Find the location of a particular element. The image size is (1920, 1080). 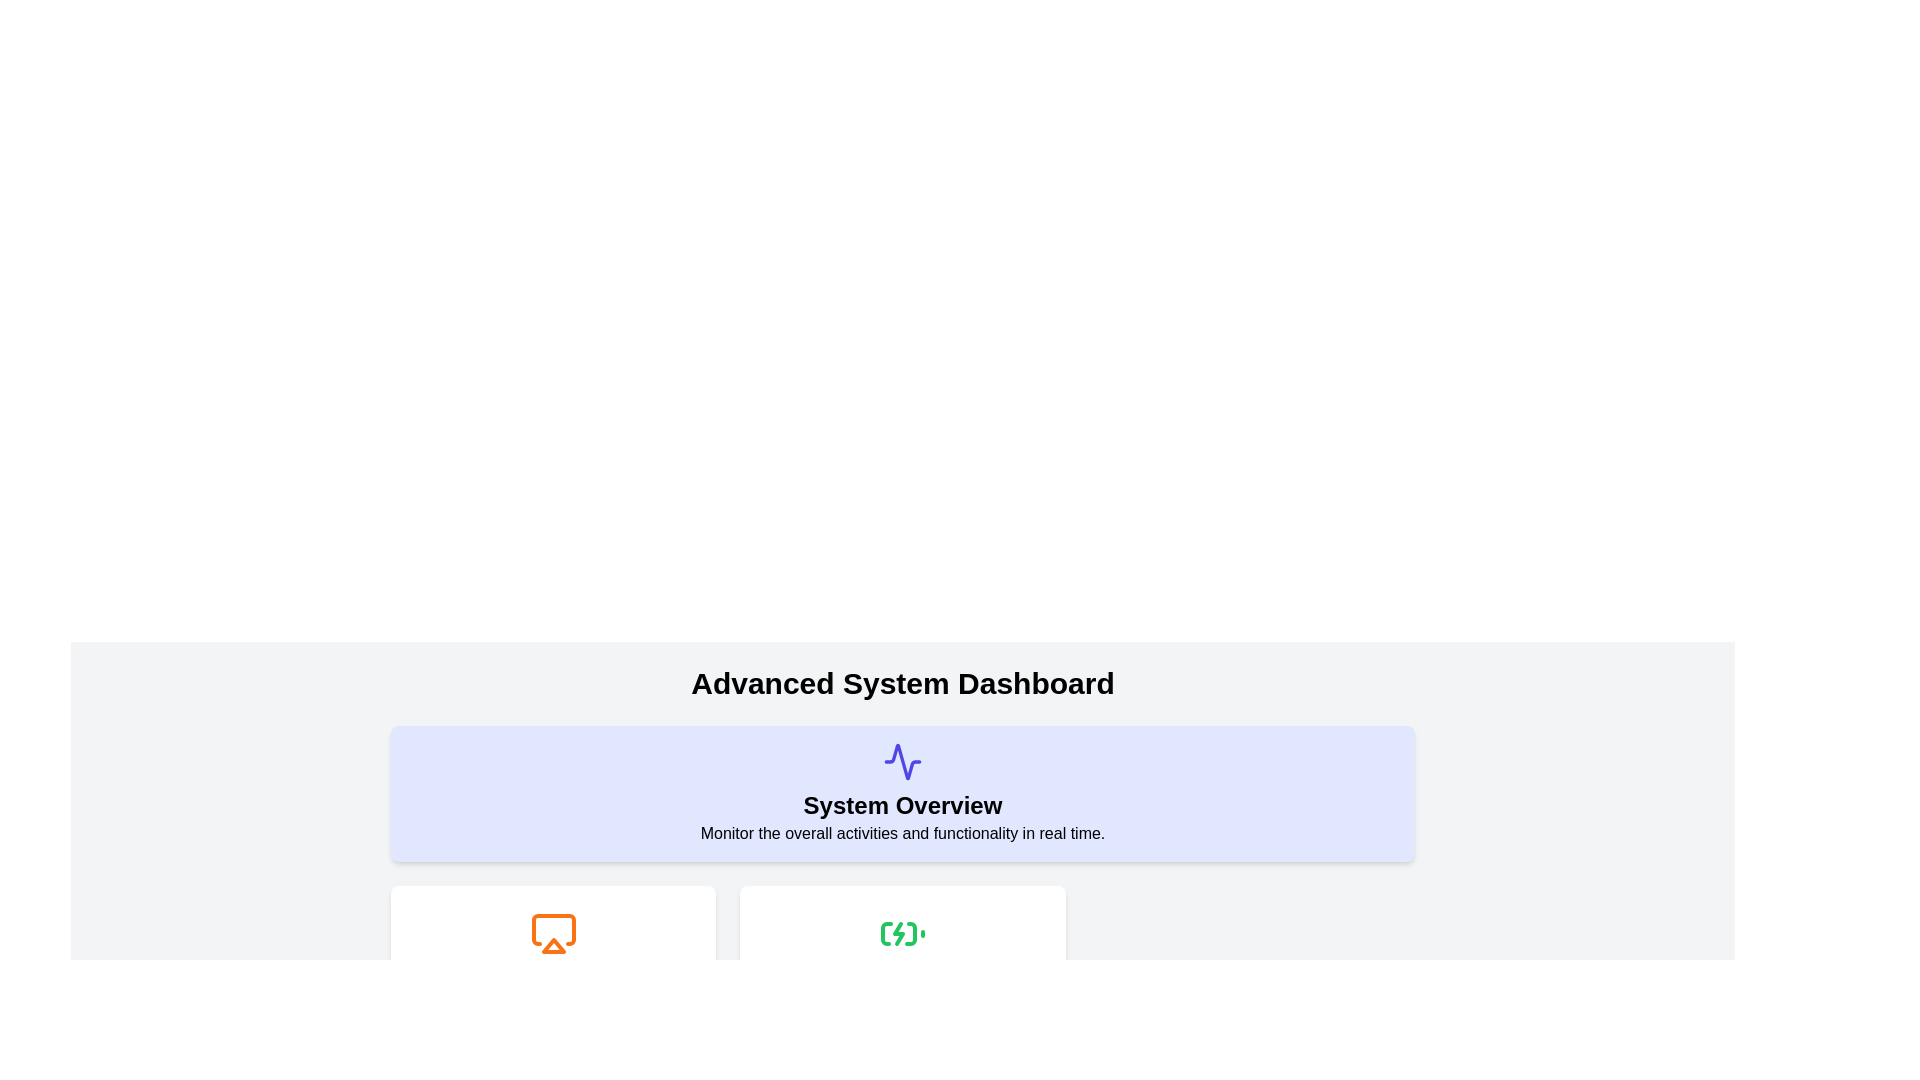

the icon that represents system activity or monitoring, located within the 'System Overview' section, centered horizontally in the light-indigo card is located at coordinates (901, 762).